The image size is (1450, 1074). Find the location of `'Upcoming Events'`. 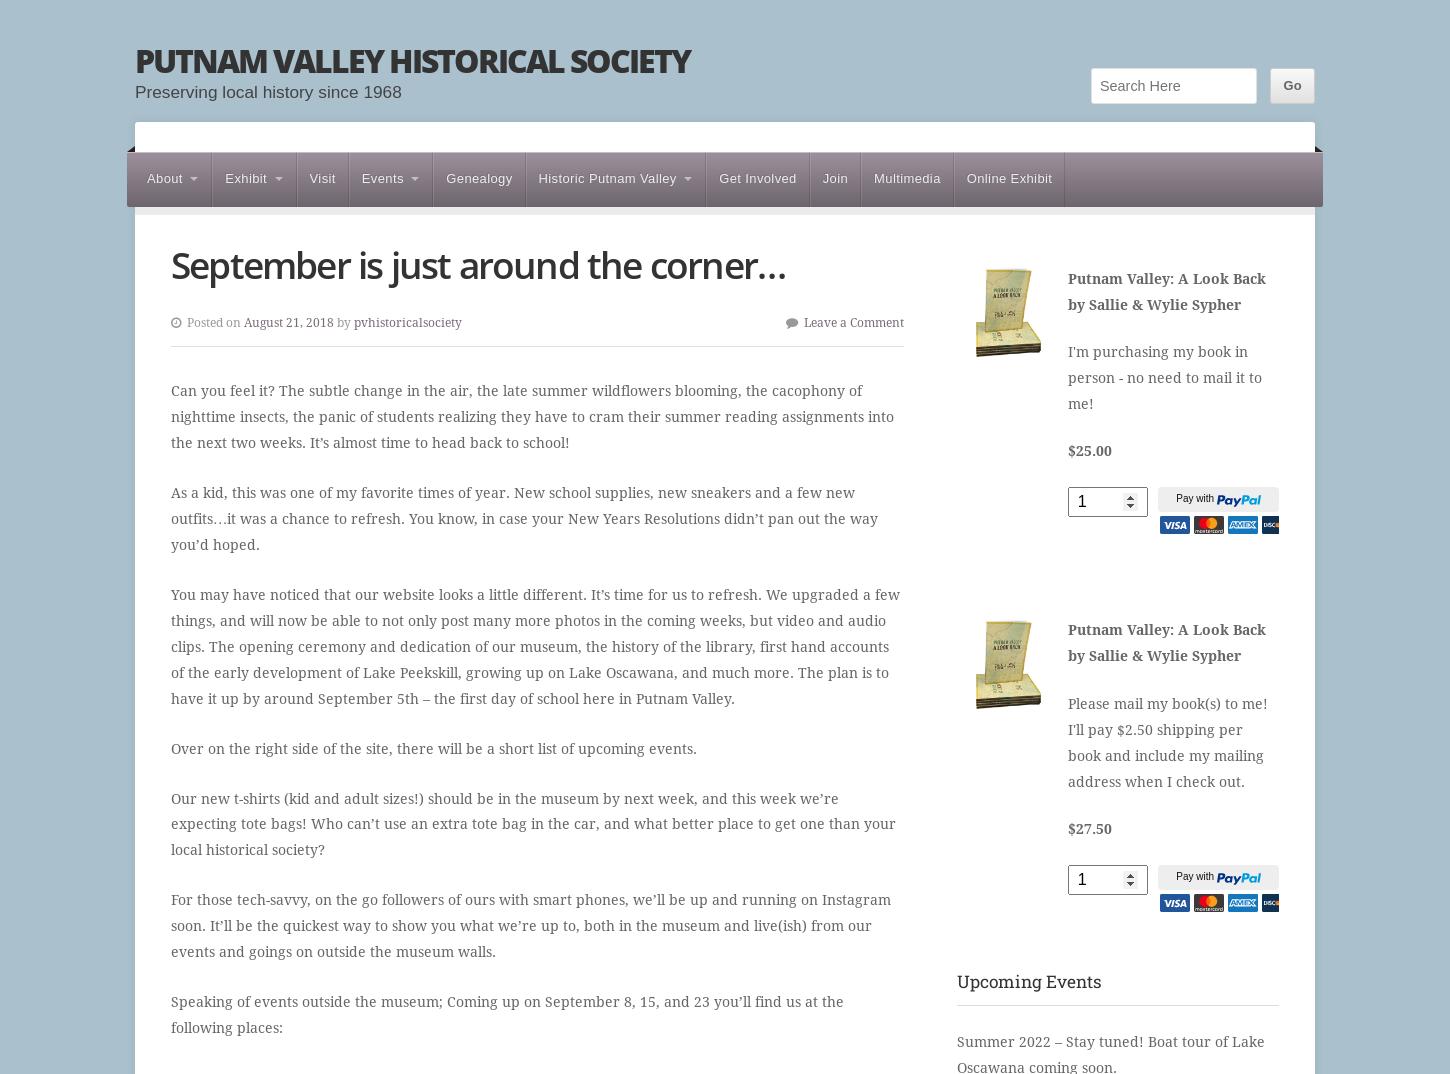

'Upcoming Events' is located at coordinates (1028, 980).